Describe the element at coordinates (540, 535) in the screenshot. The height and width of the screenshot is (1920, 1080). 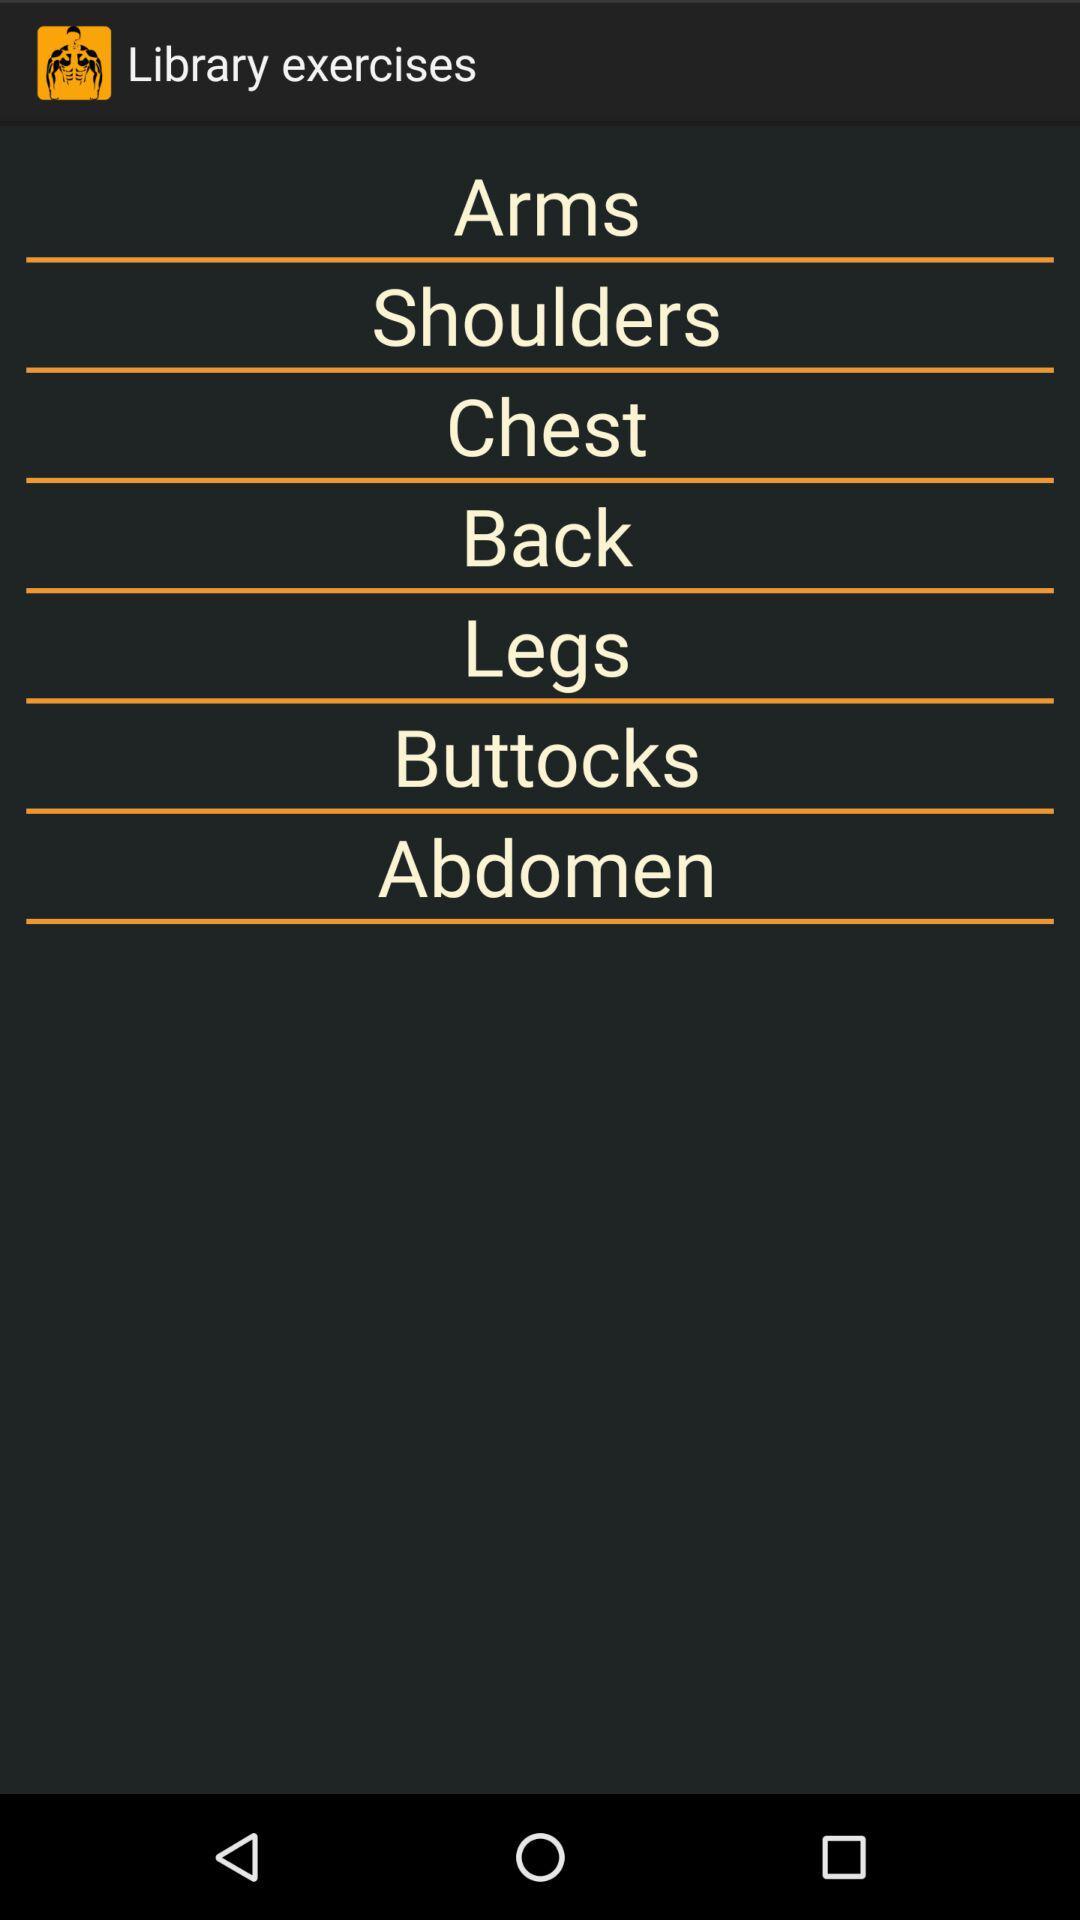
I see `the back icon` at that location.